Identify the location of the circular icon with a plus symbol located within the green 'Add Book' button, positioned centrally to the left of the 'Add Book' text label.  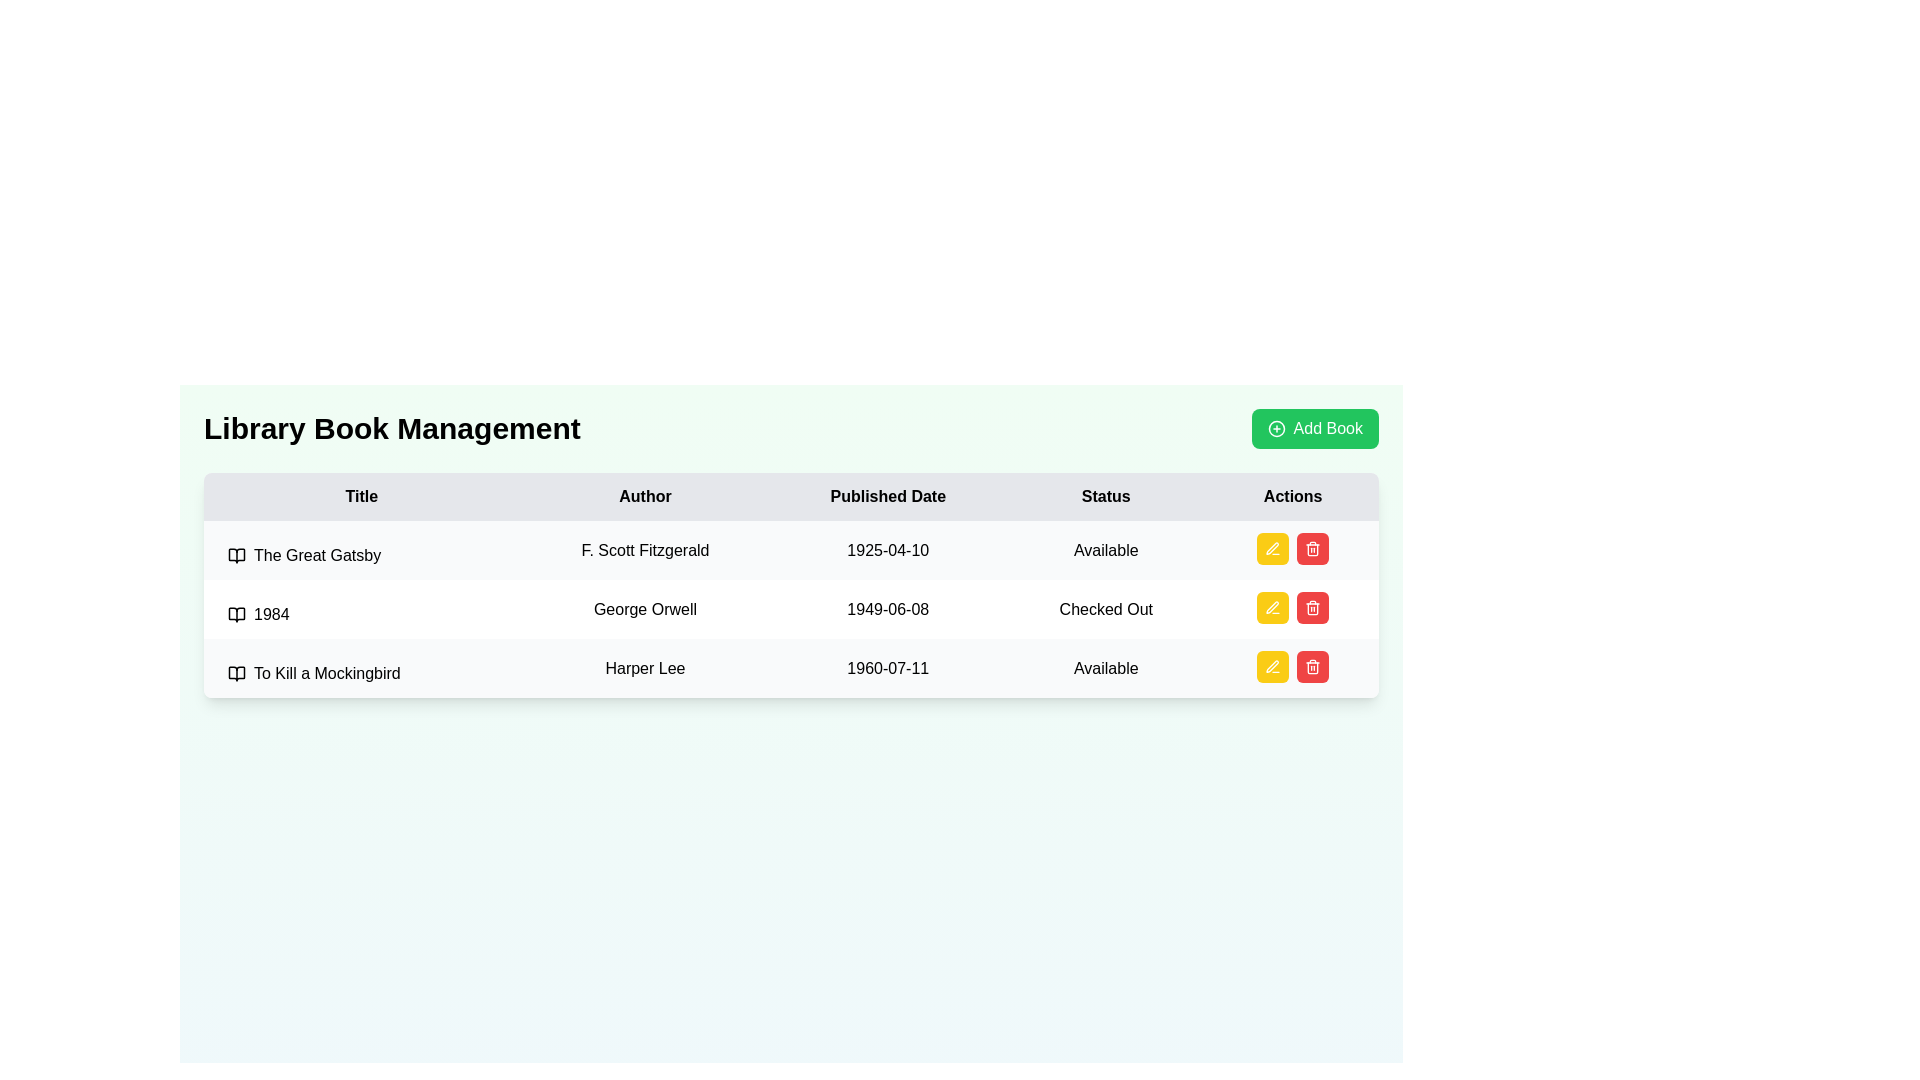
(1275, 427).